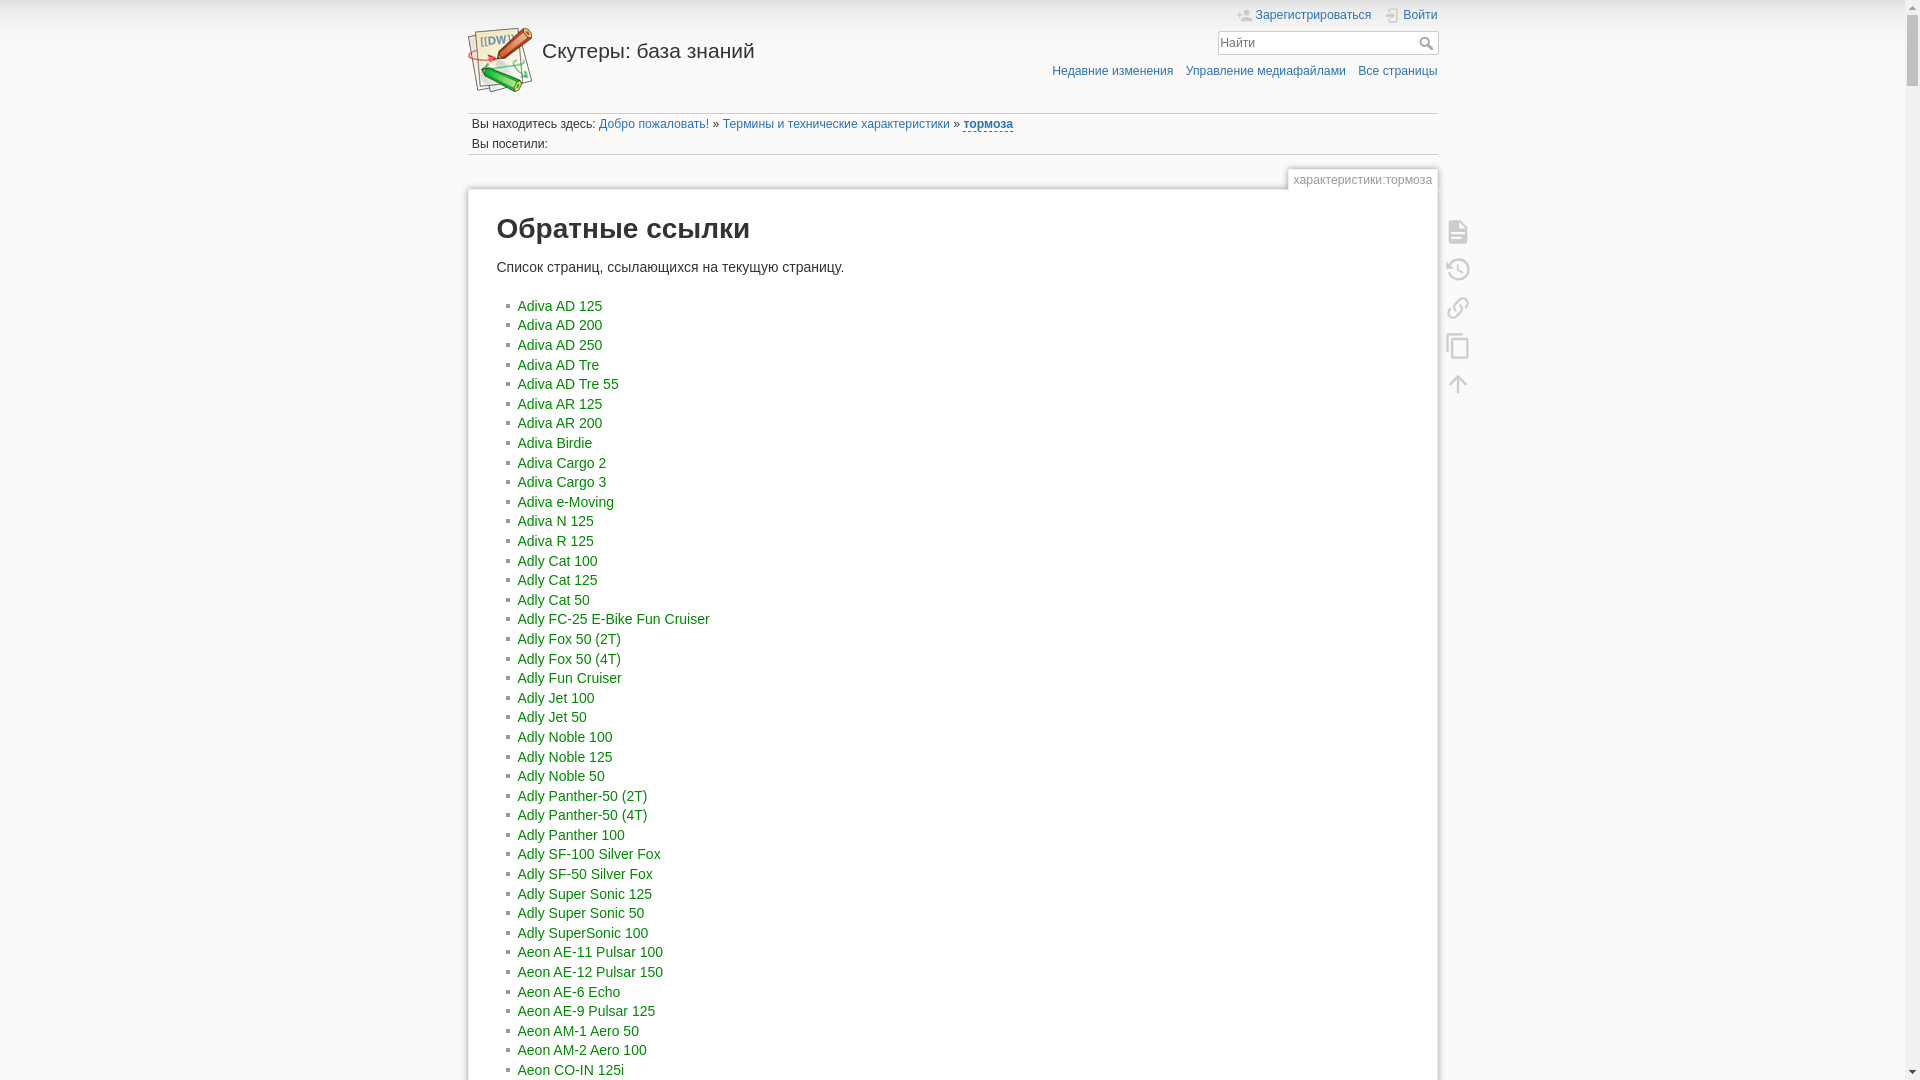  What do you see at coordinates (518, 1010) in the screenshot?
I see `'Aeon AE-9 Pulsar 125'` at bounding box center [518, 1010].